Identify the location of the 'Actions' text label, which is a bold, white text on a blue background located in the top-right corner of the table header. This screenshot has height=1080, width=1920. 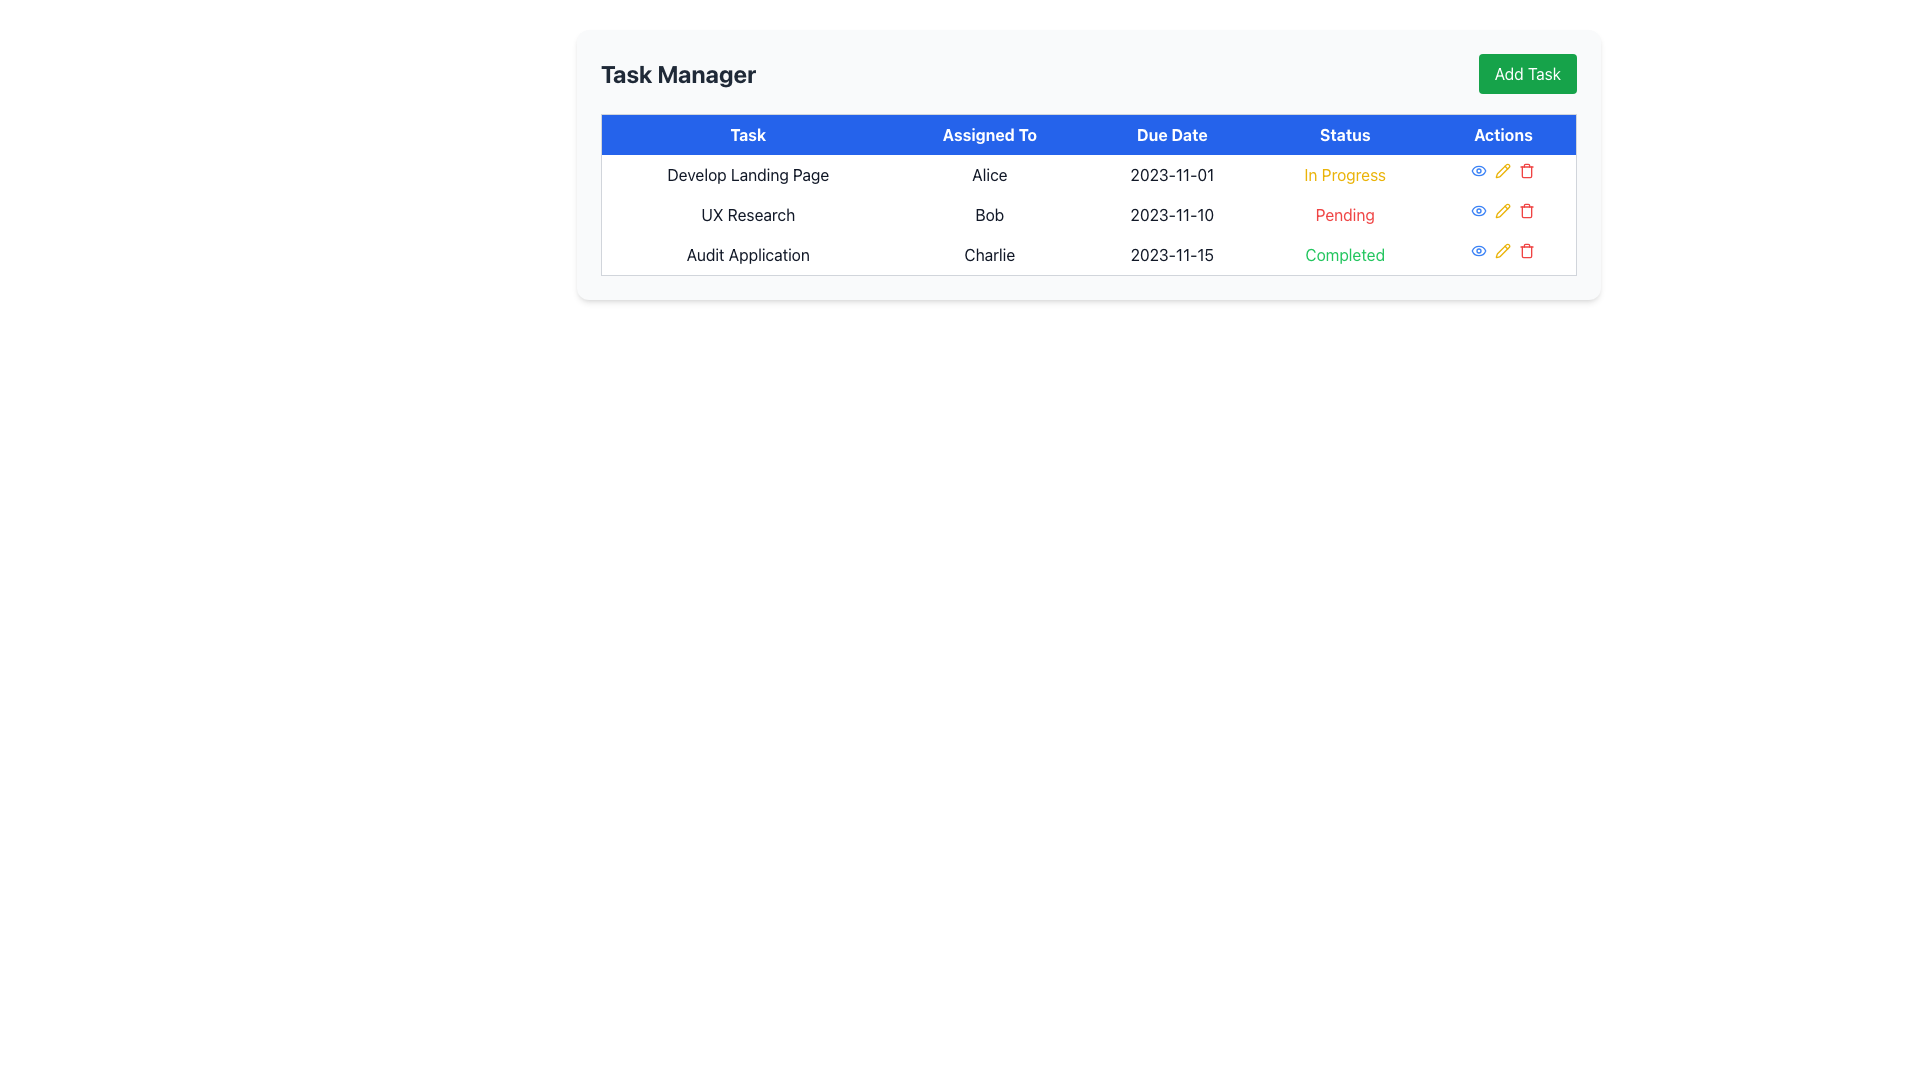
(1503, 134).